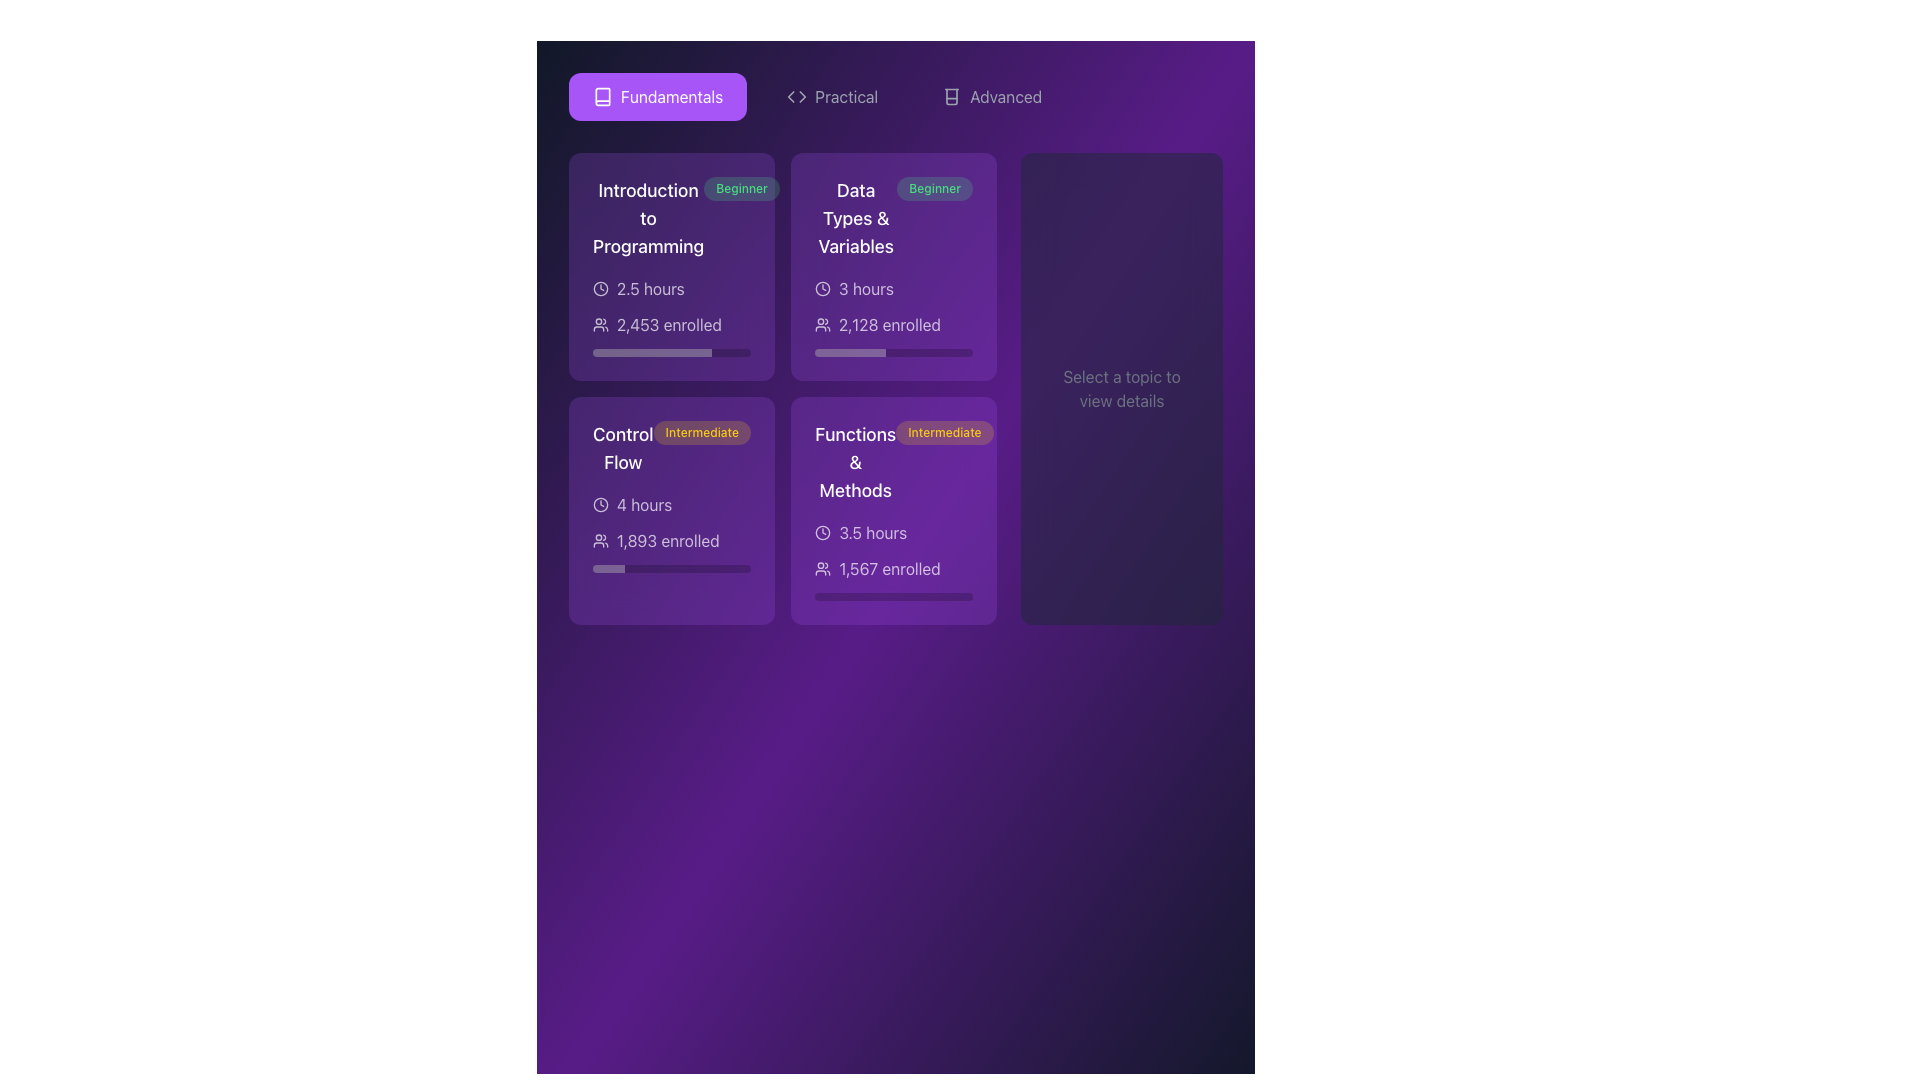 The height and width of the screenshot is (1080, 1920). What do you see at coordinates (672, 315) in the screenshot?
I see `the informational block that displays key metrics about the course, including its duration and enrollment count, located within the 'Introduction to Programming' section marked as 'Beginner'` at bounding box center [672, 315].